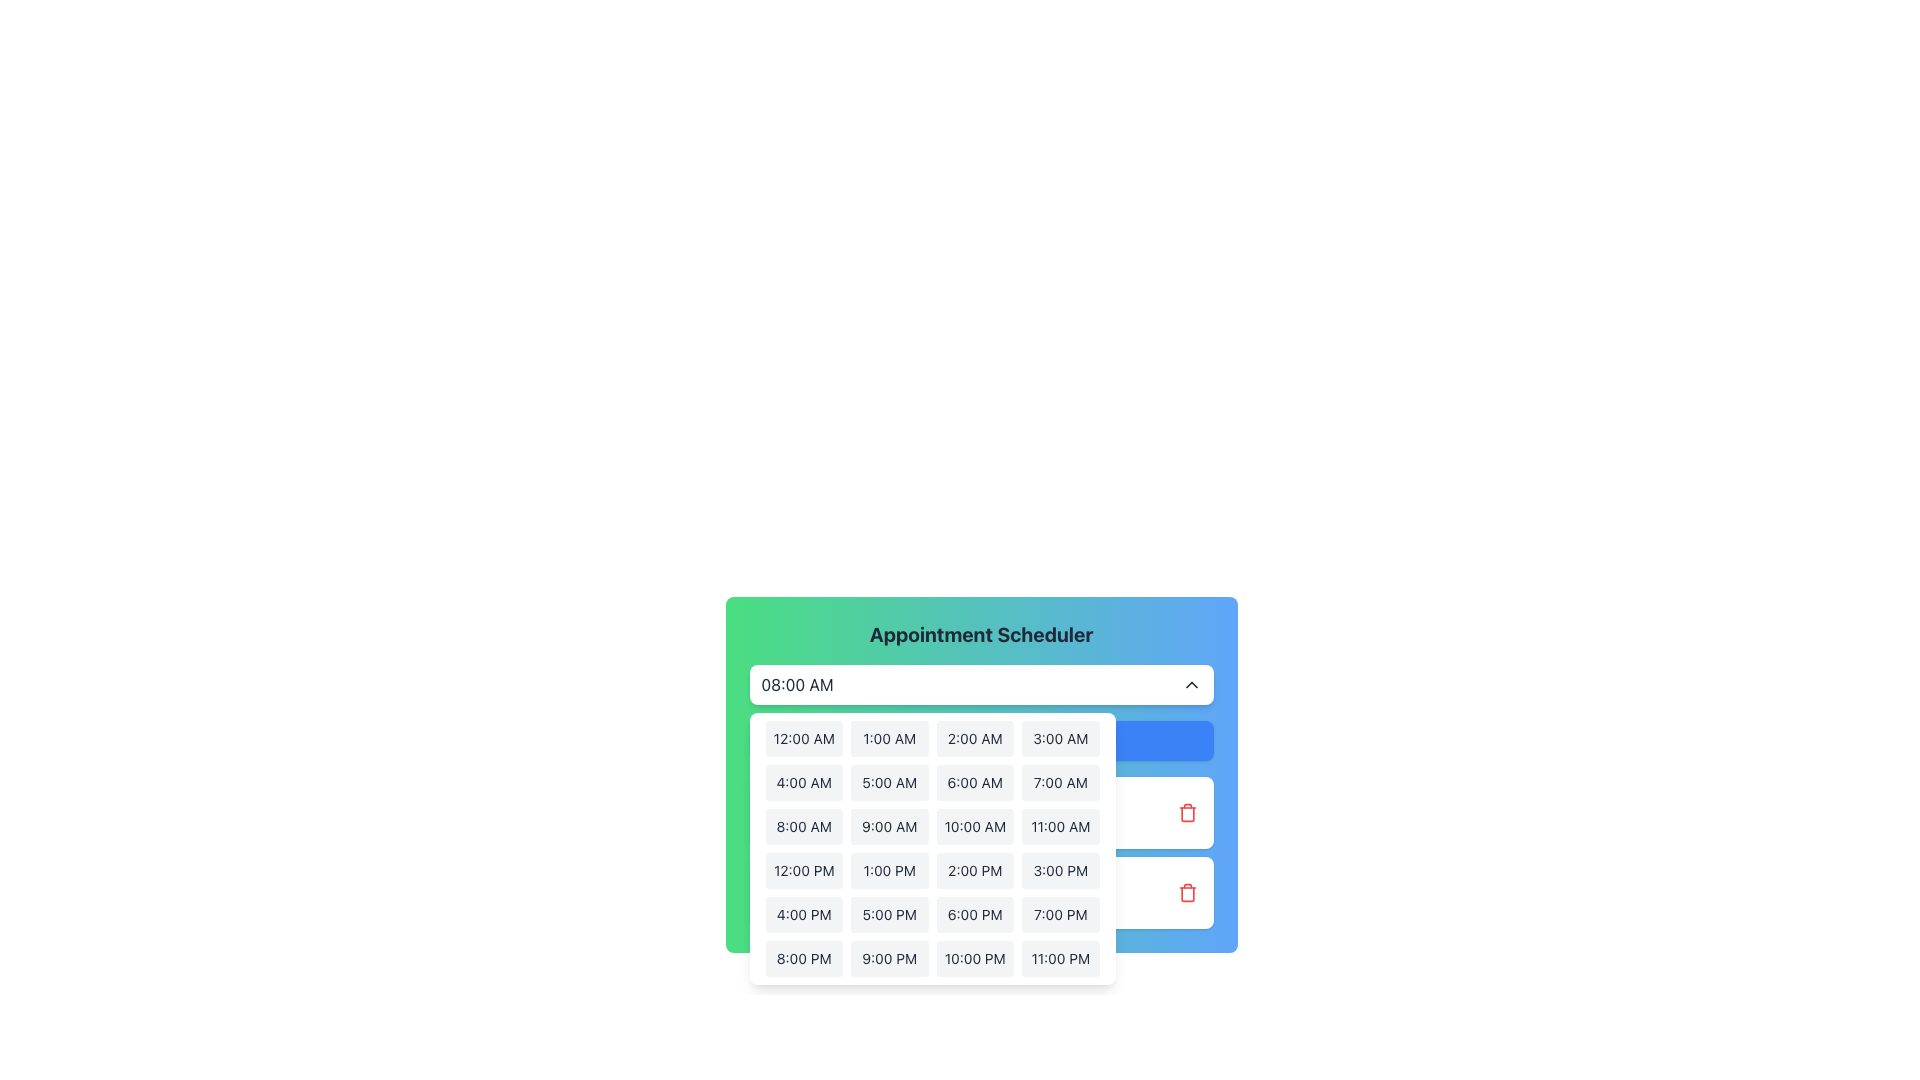  Describe the element at coordinates (975, 739) in the screenshot. I see `the button labeled '2:00 AM' which is the third item in the first row of the grid layout` at that location.